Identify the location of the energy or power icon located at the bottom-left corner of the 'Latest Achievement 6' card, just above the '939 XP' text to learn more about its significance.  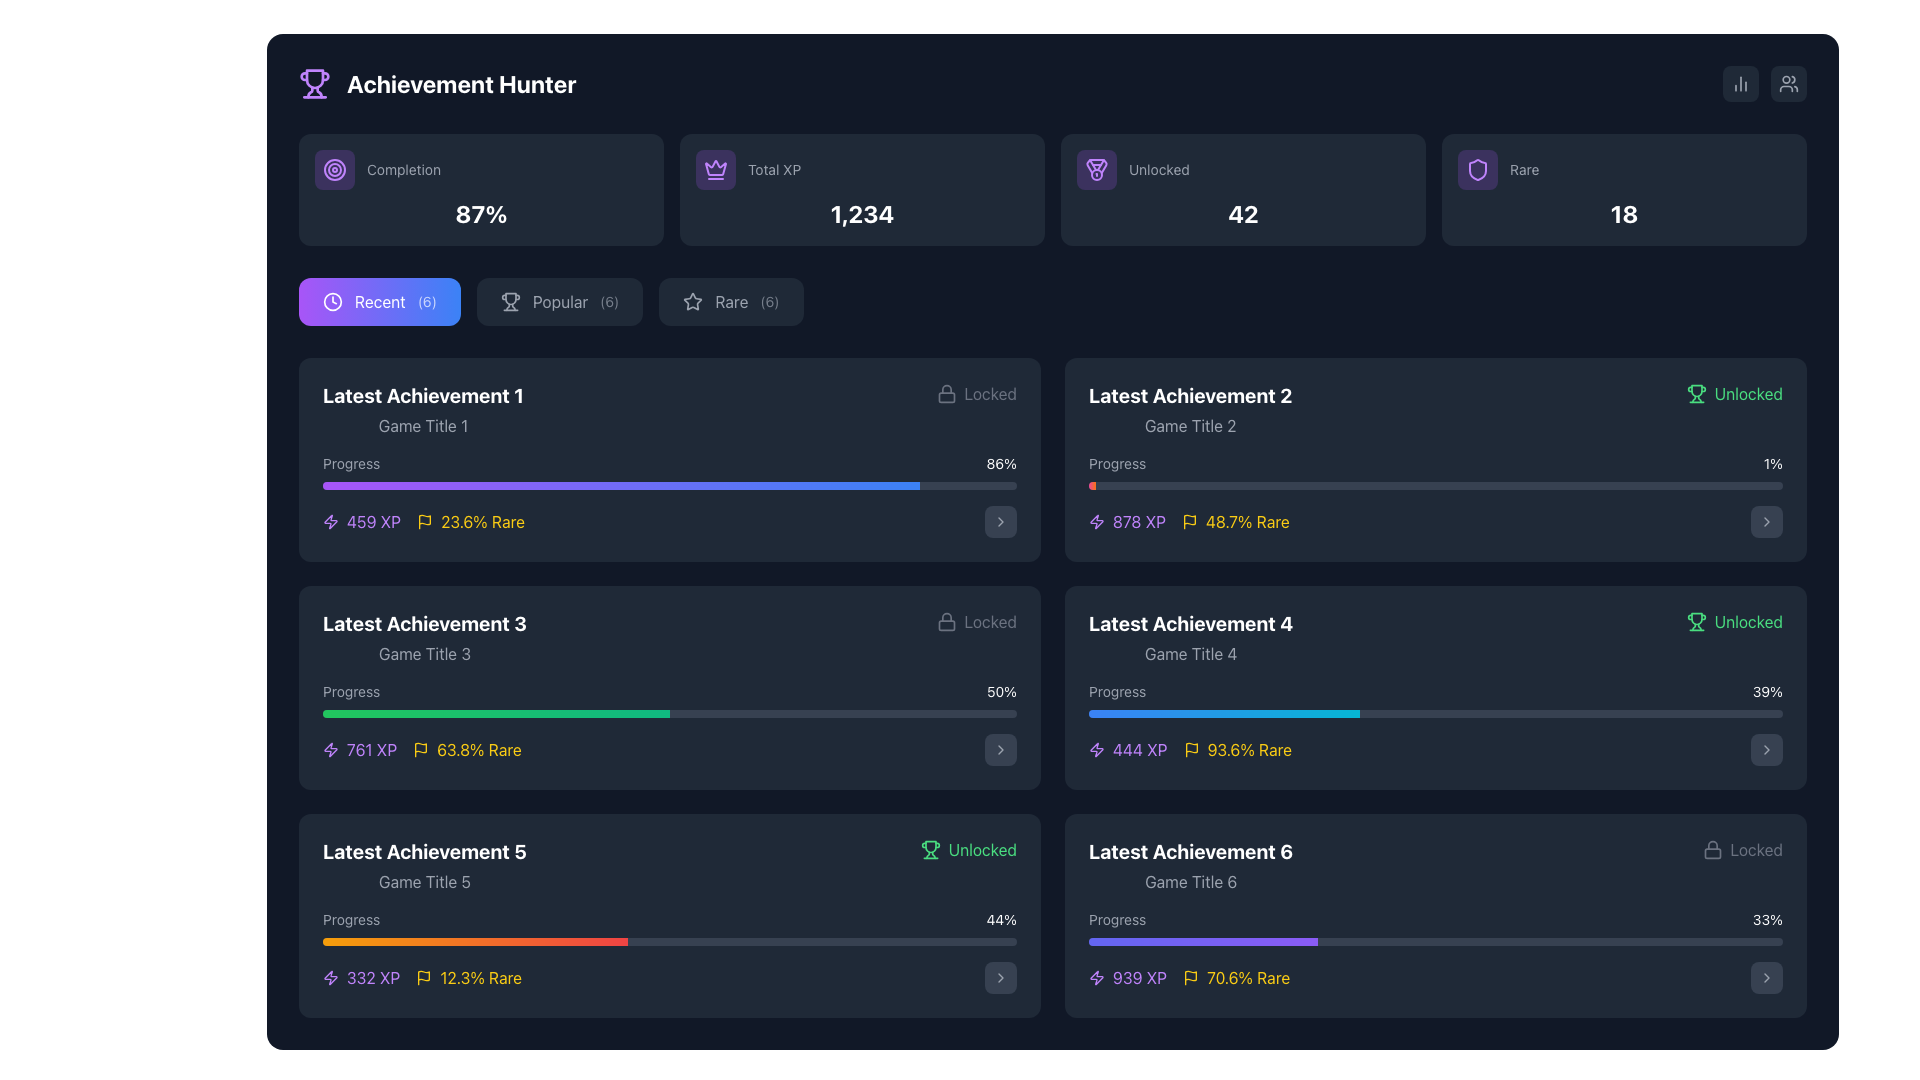
(1096, 977).